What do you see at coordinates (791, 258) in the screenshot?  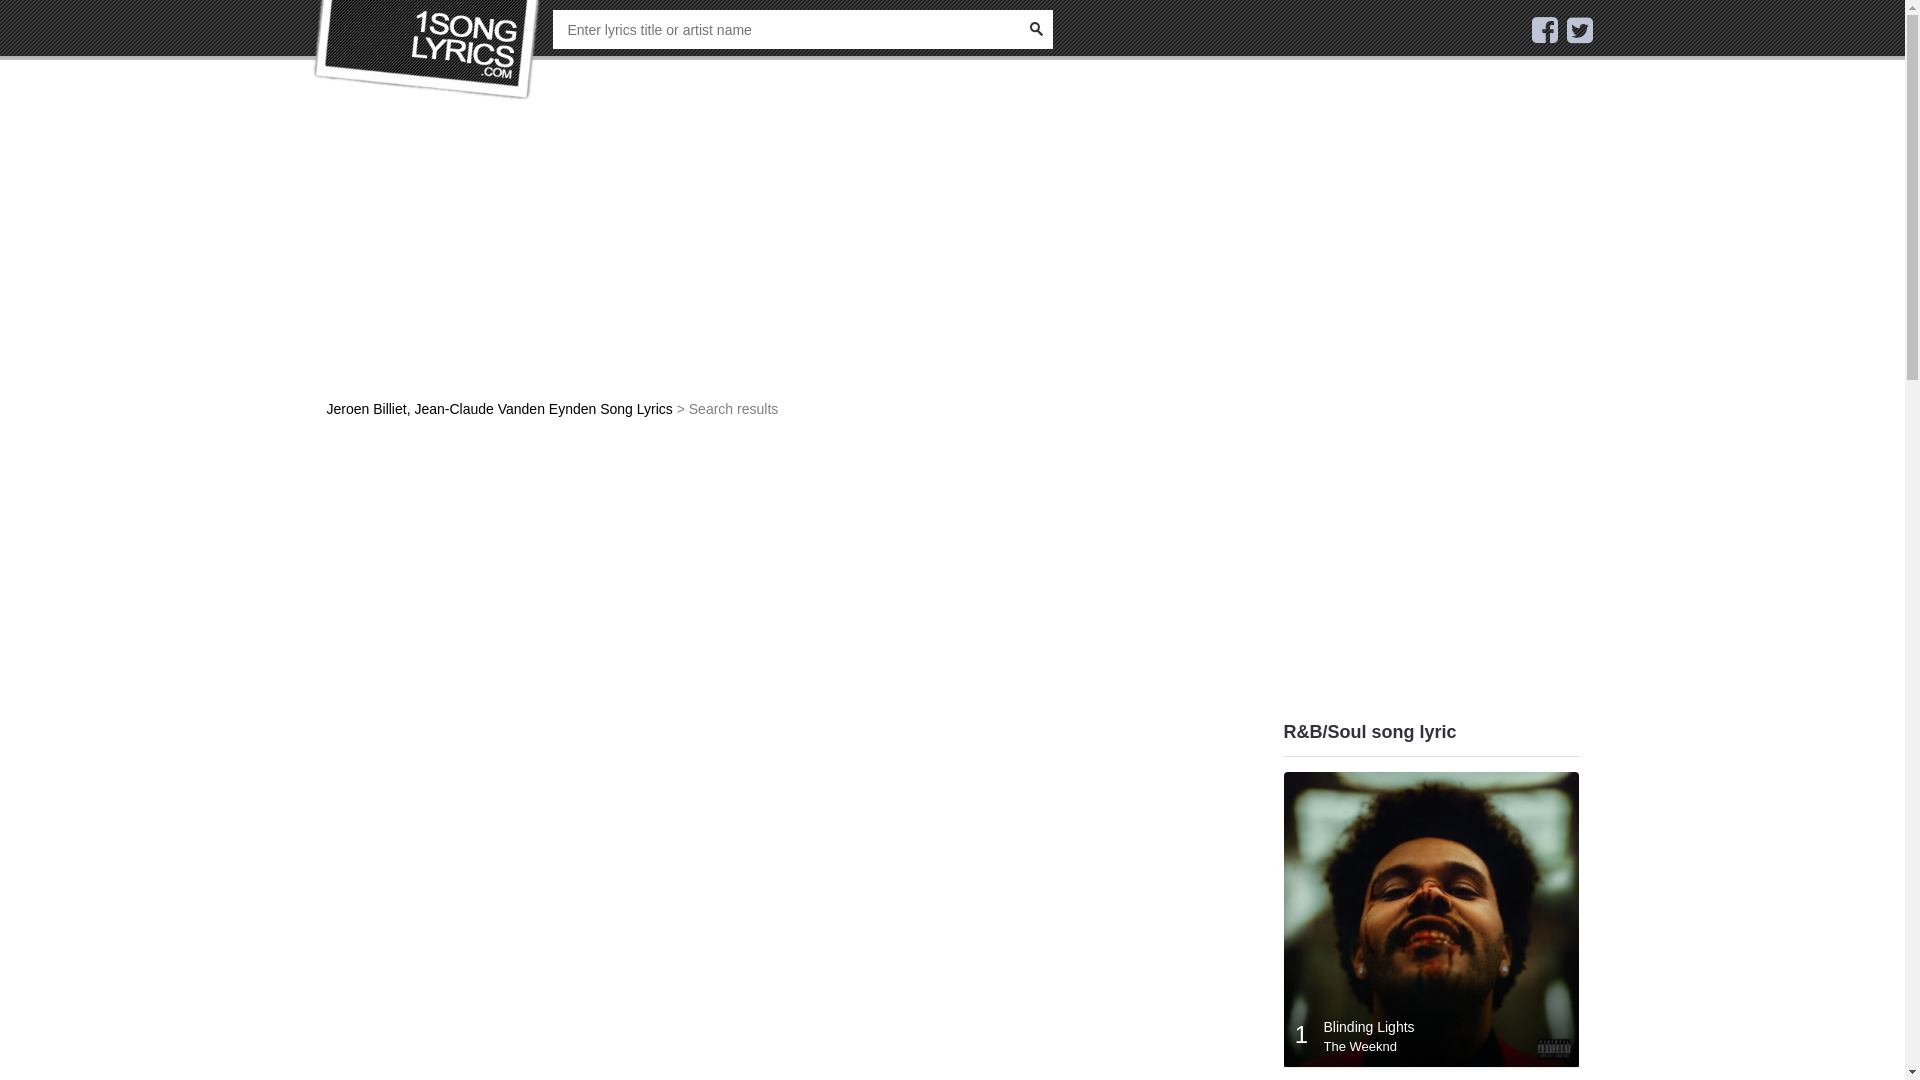 I see `'Advertisement'` at bounding box center [791, 258].